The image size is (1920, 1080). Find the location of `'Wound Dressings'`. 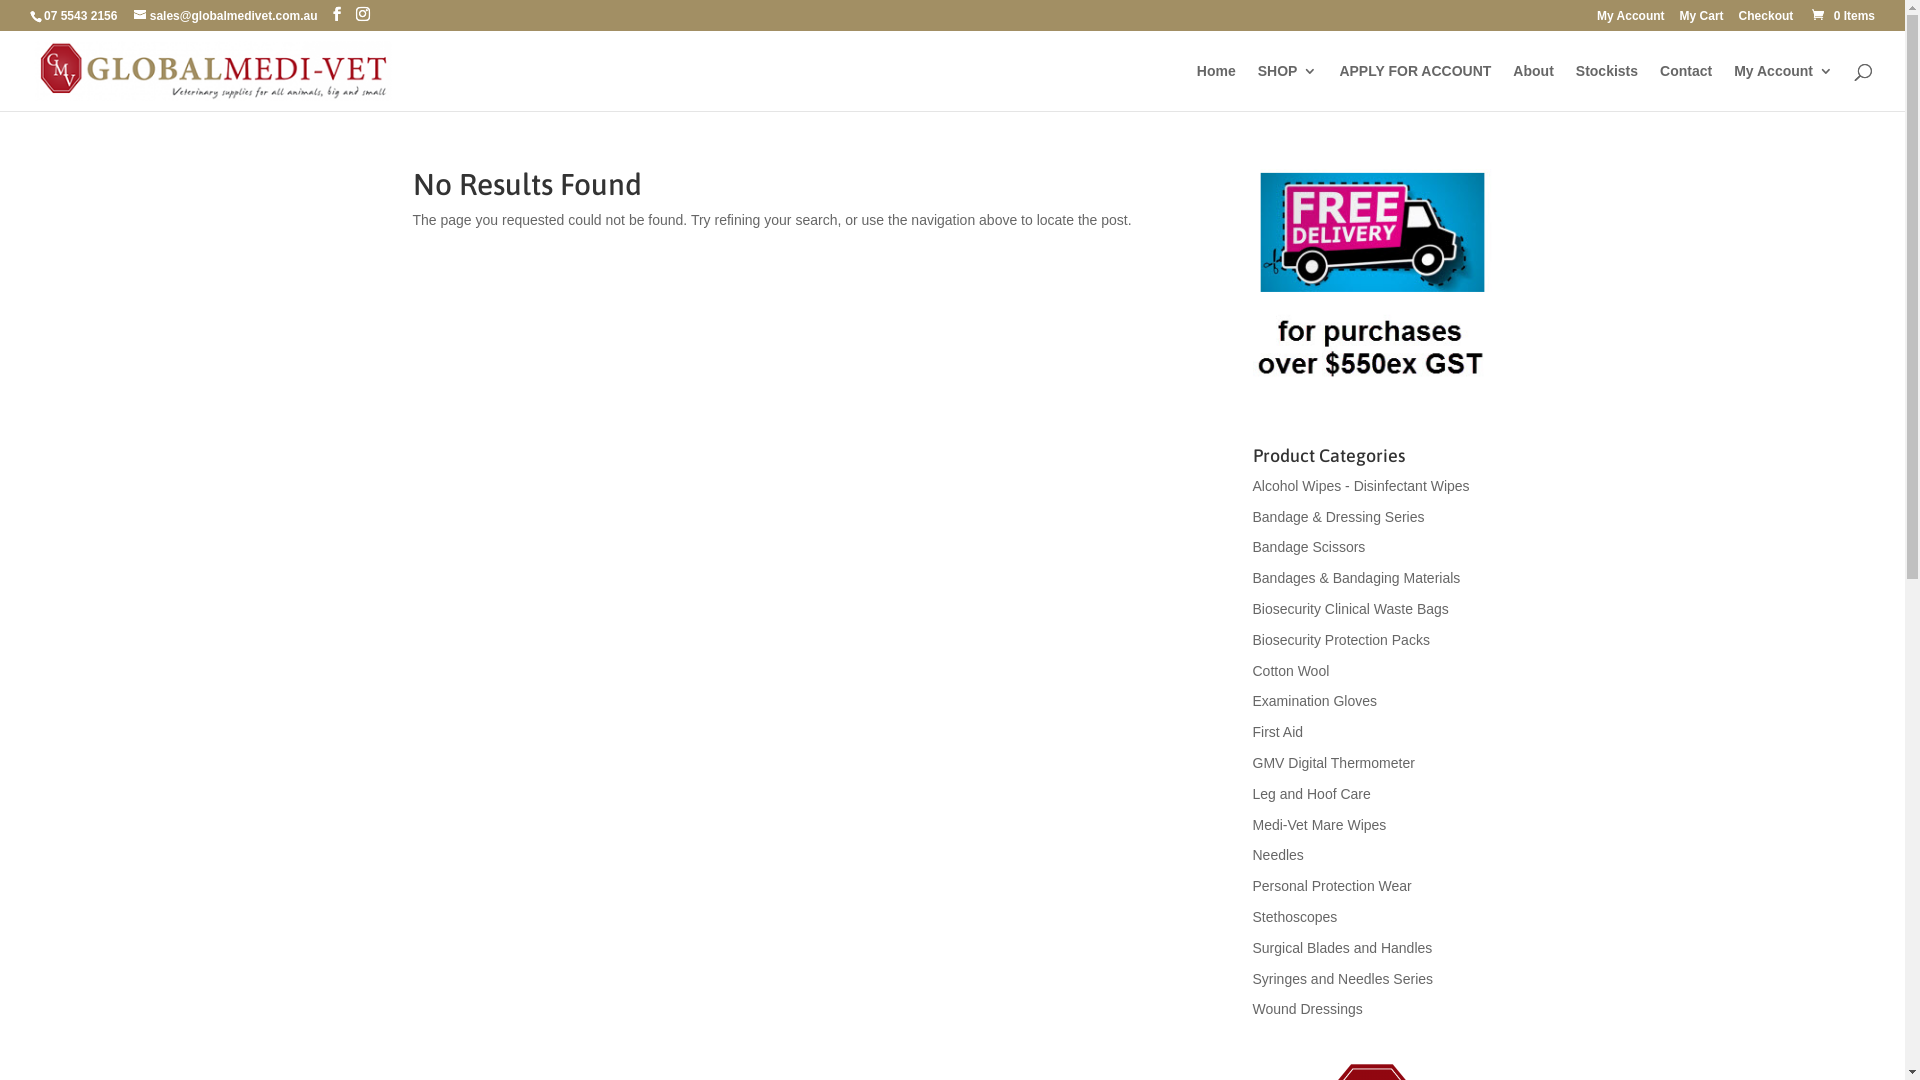

'Wound Dressings' is located at coordinates (1306, 1009).